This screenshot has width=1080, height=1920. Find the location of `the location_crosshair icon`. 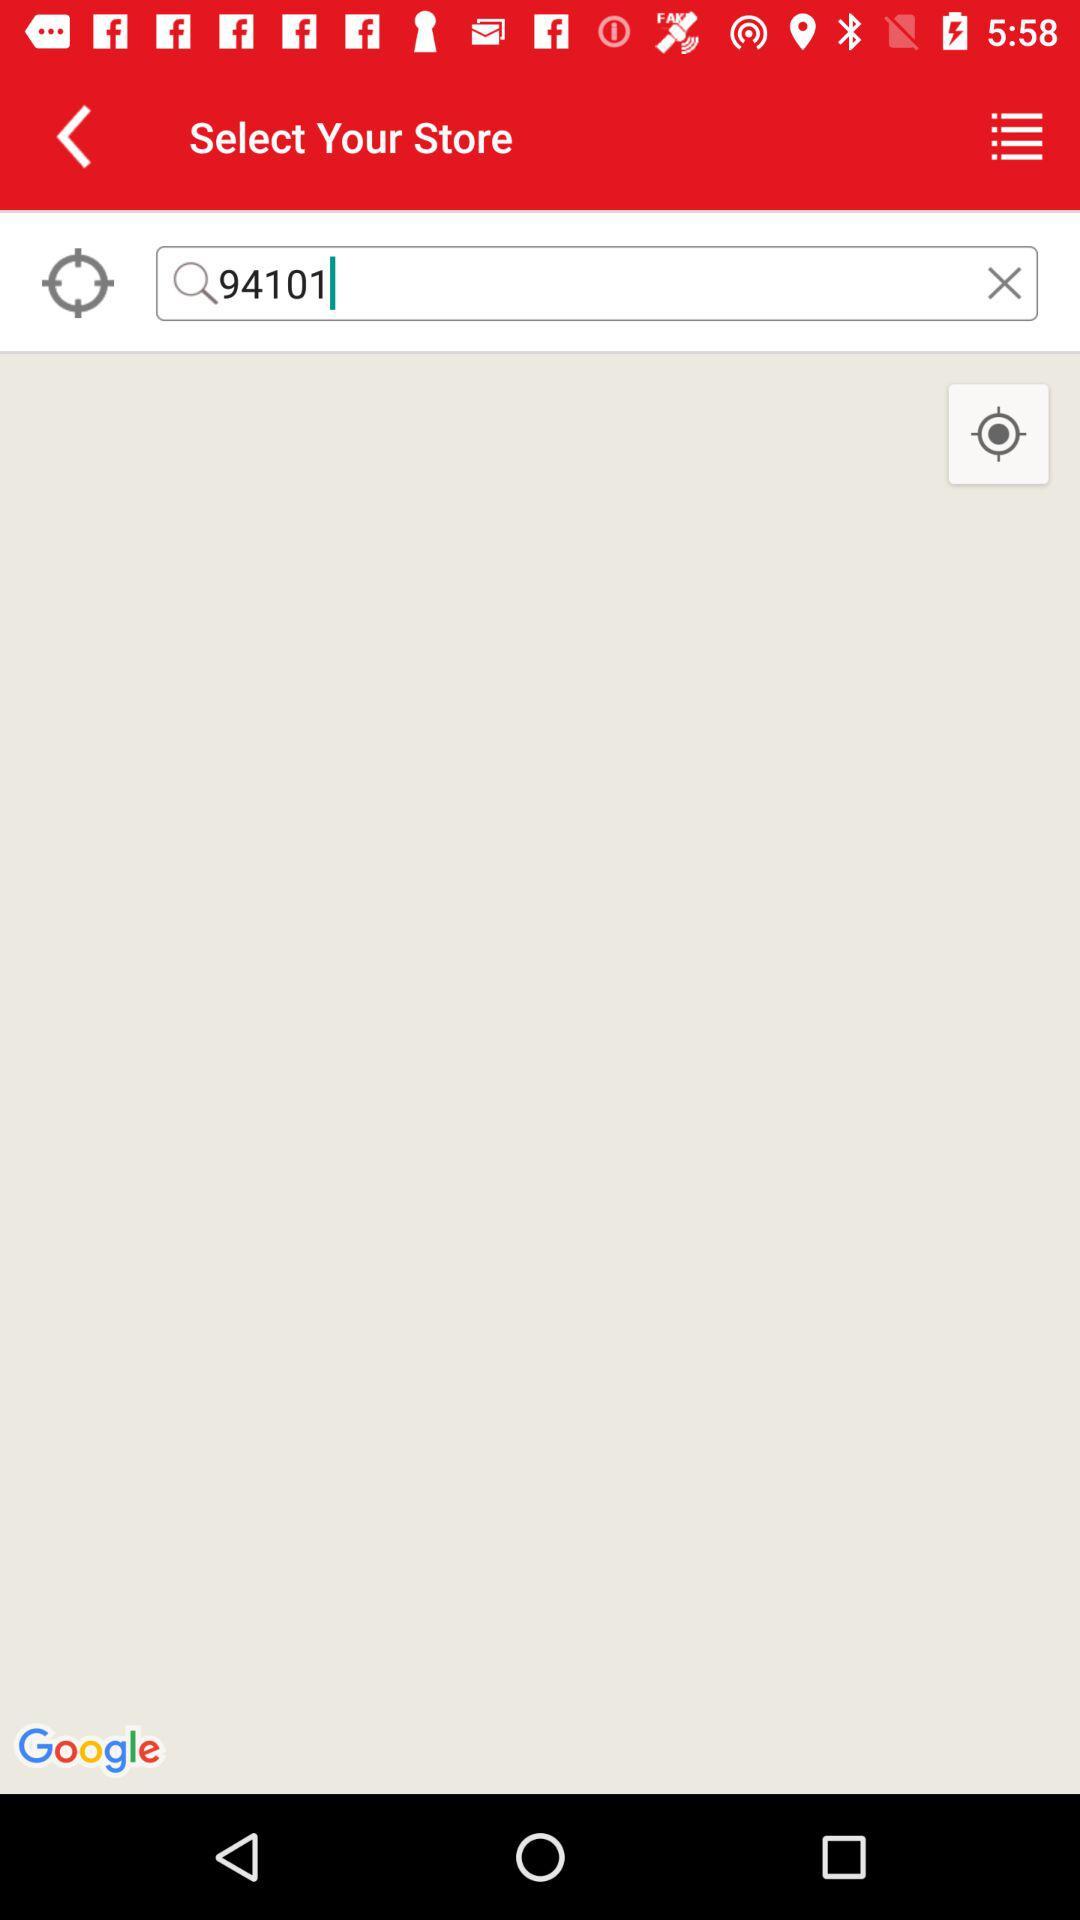

the location_crosshair icon is located at coordinates (998, 434).